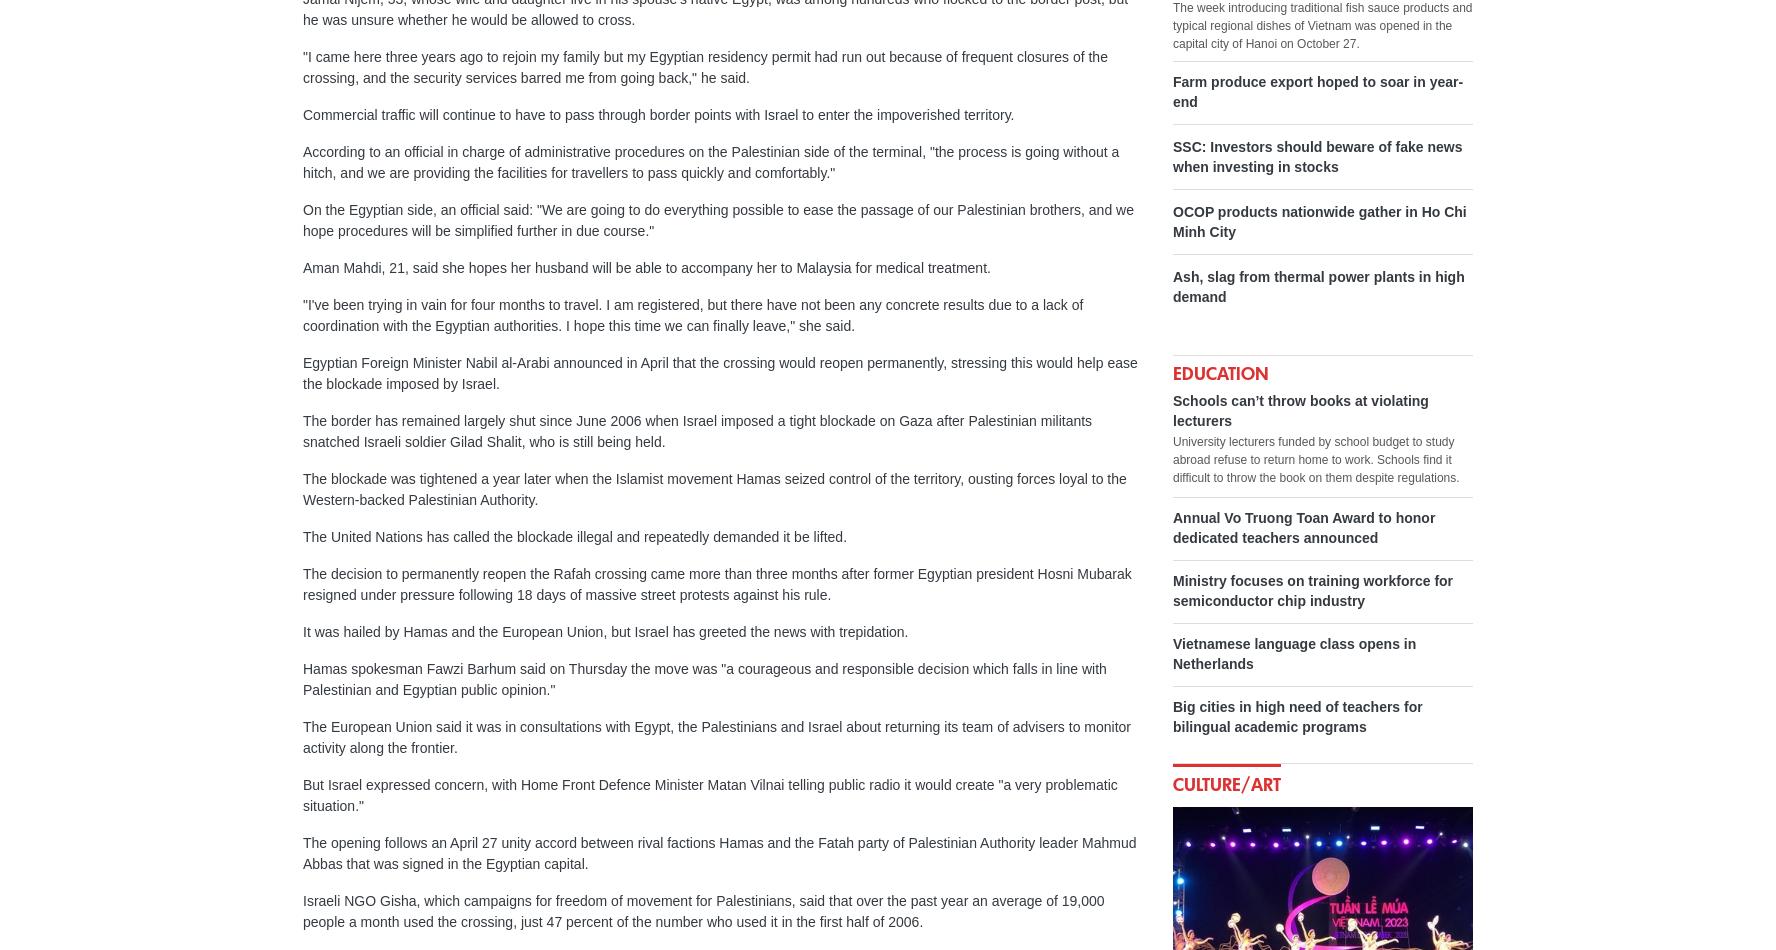 This screenshot has width=1776, height=950. I want to click on 'The United Nations has called the blockade illegal and repeatedly demanded it be lifted.', so click(575, 537).